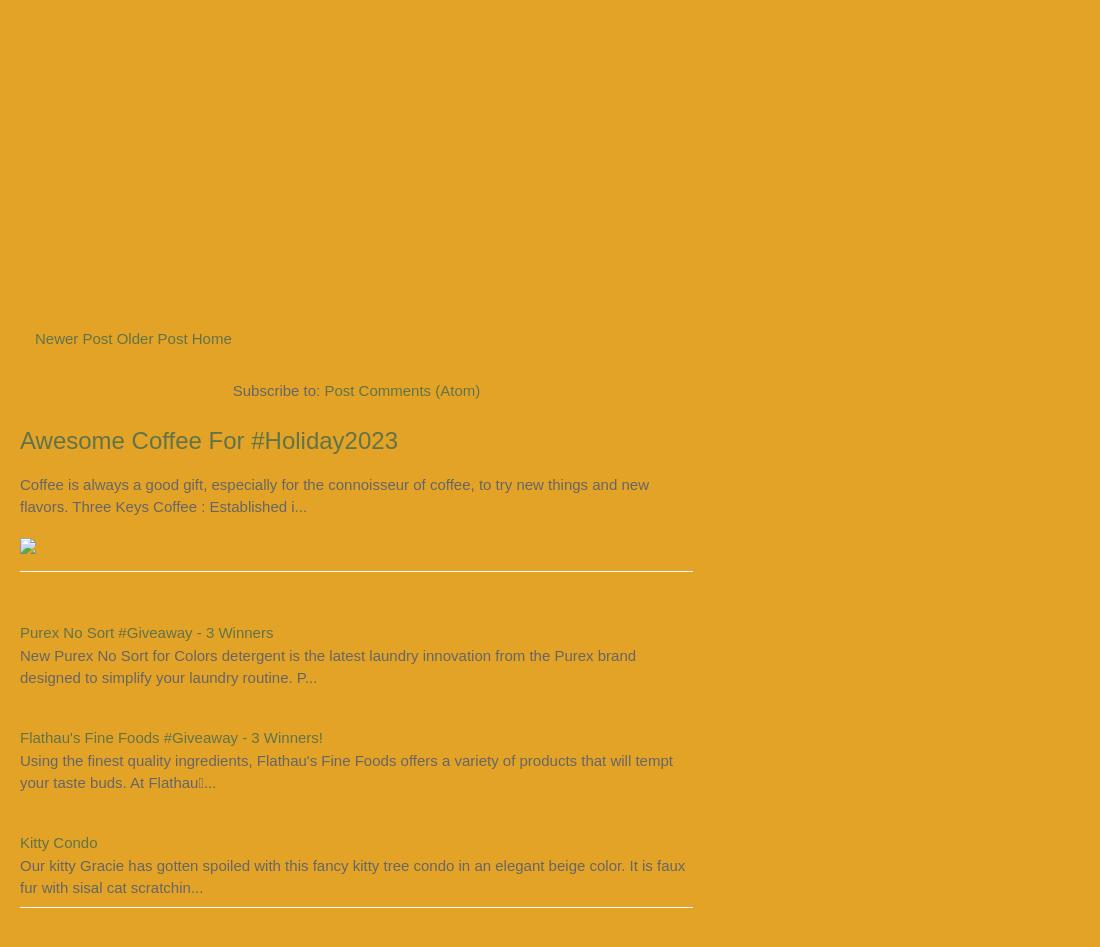  What do you see at coordinates (402, 390) in the screenshot?
I see `'Post Comments (Atom)'` at bounding box center [402, 390].